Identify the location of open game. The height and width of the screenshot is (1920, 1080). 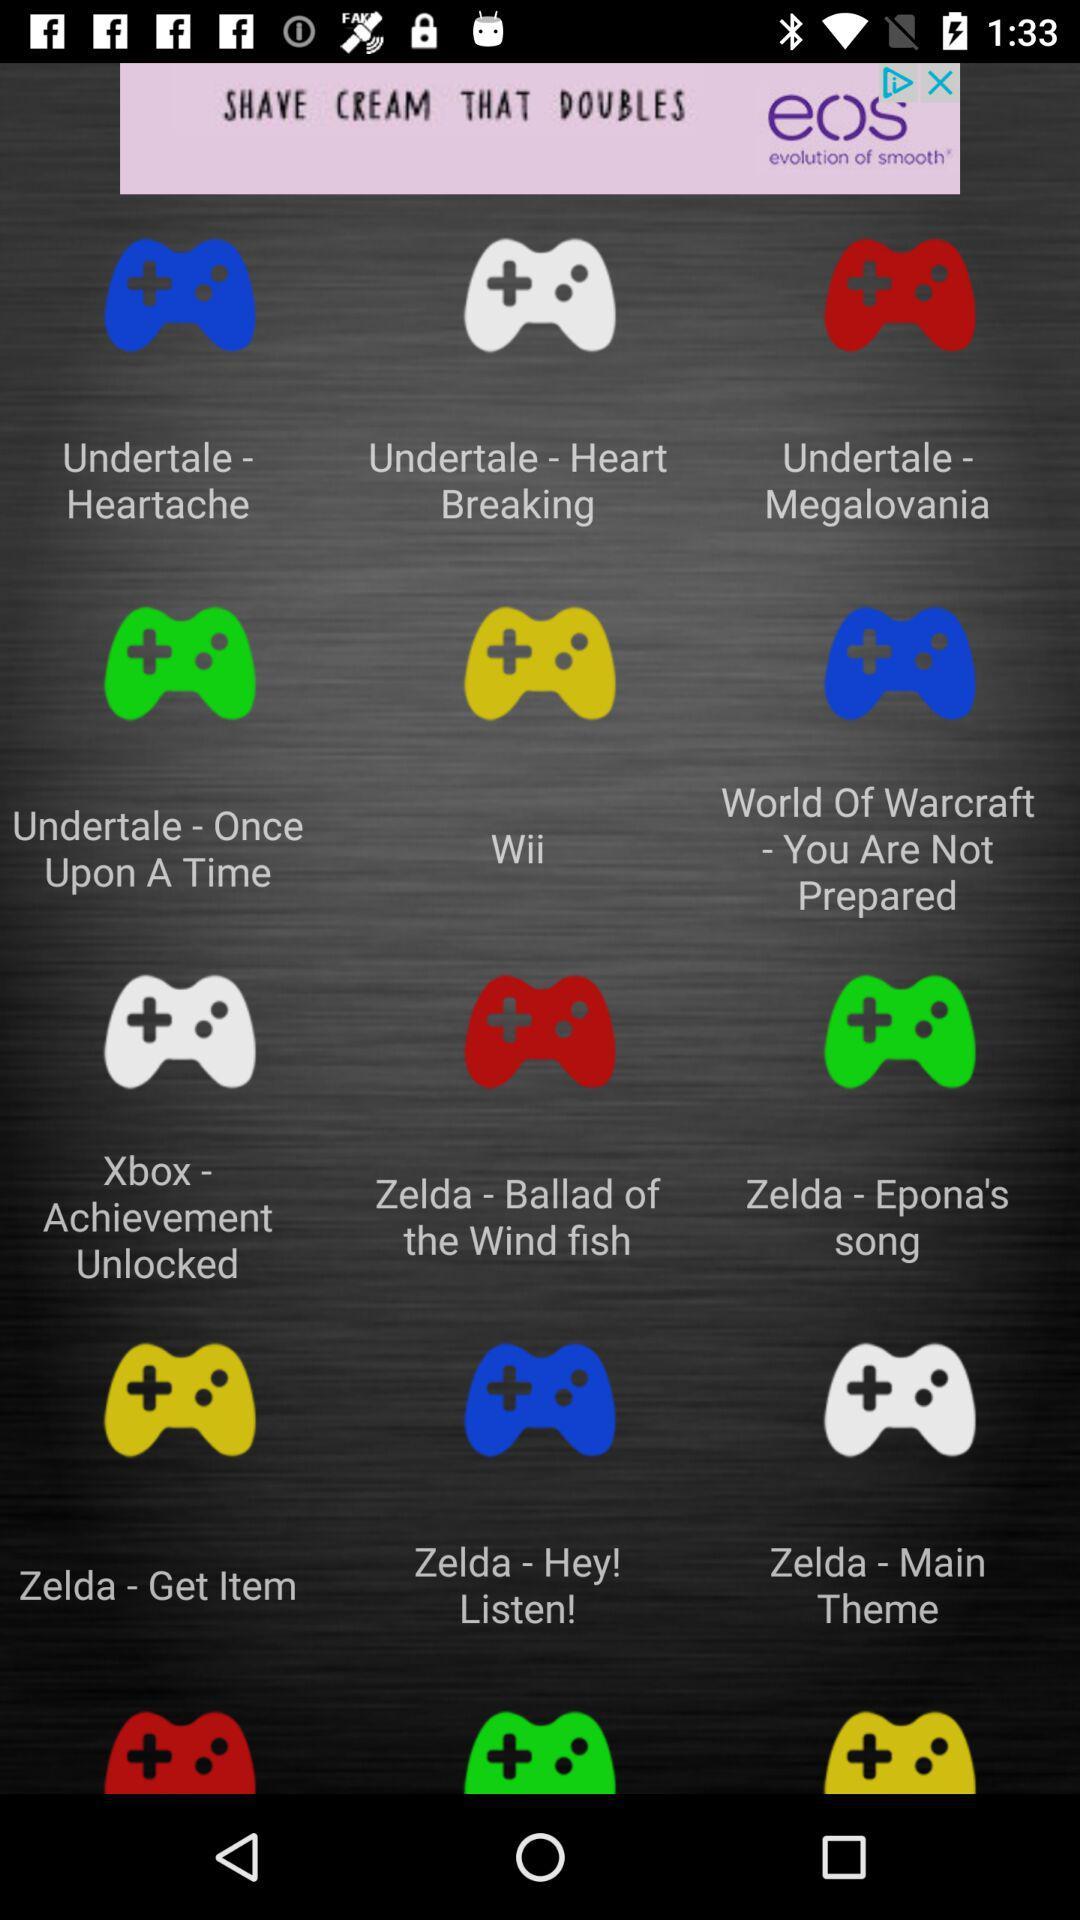
(540, 1740).